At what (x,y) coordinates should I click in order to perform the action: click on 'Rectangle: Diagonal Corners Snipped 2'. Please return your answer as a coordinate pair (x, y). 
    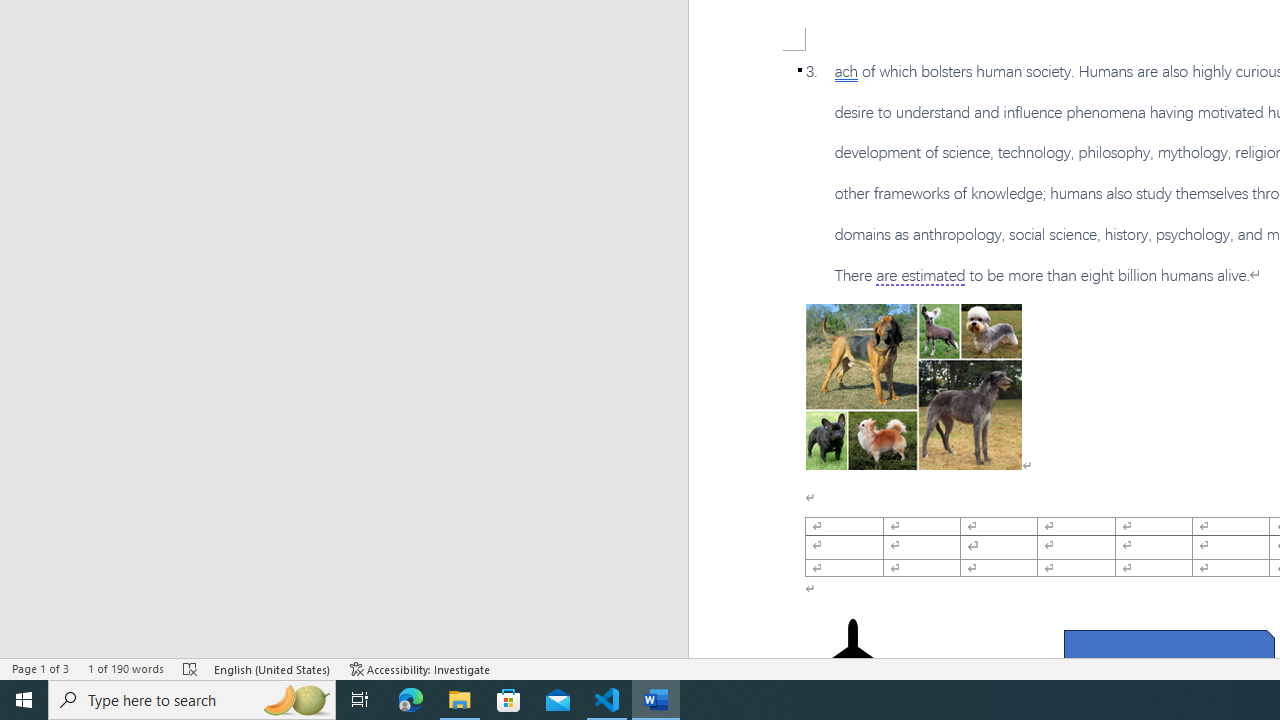
    Looking at the image, I should click on (1169, 653).